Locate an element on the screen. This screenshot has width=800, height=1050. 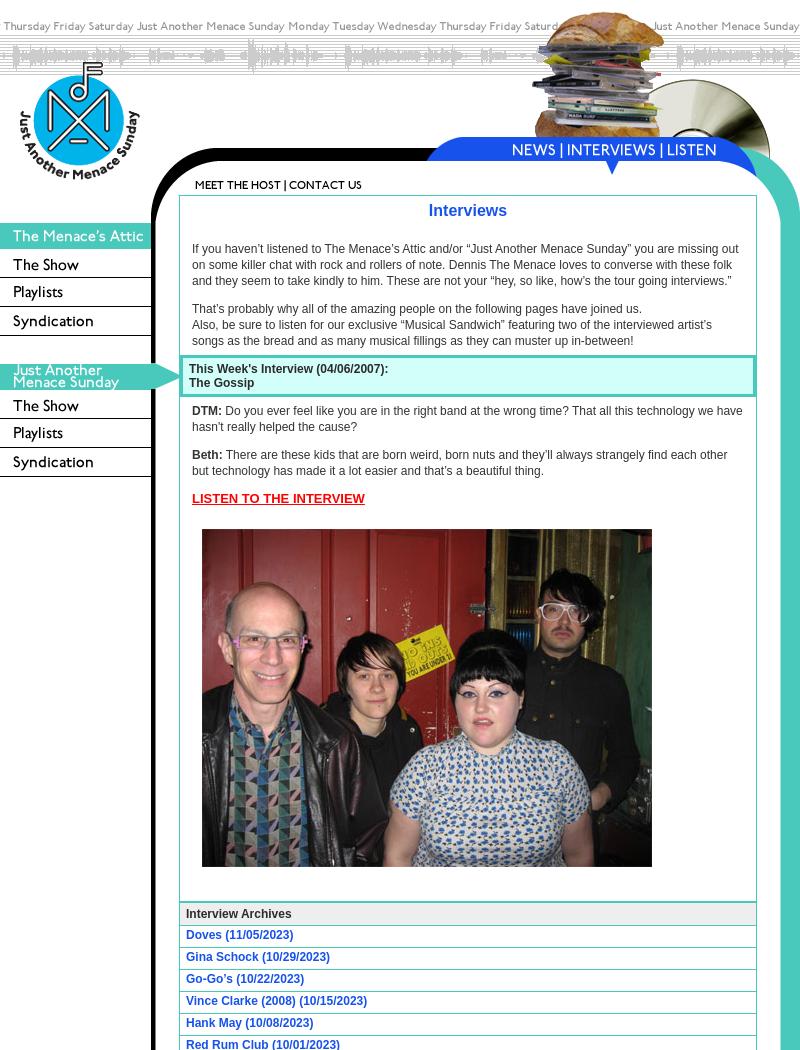
'Go-Go’s (10/22/2023)' is located at coordinates (244, 979).